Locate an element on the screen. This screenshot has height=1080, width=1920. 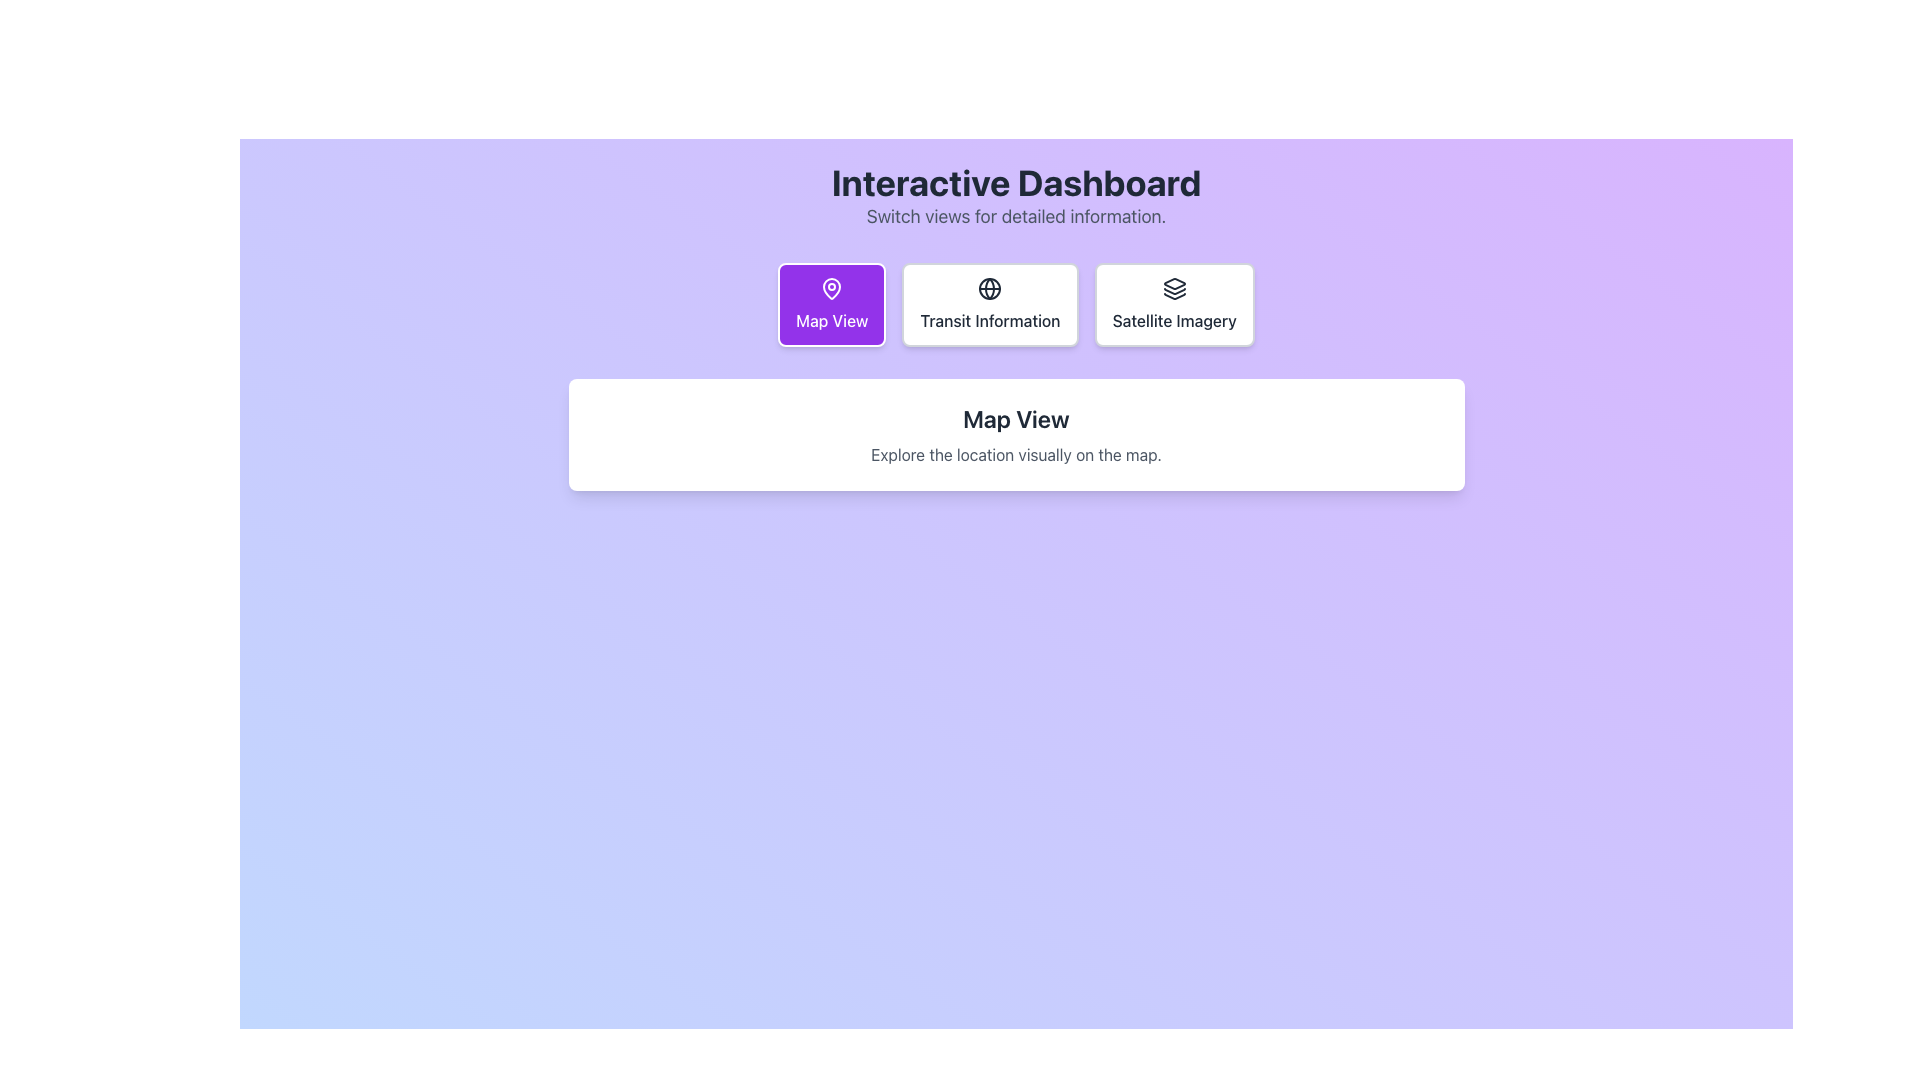
the central button in the middle section of the interface that switches to 'Transit Information' is located at coordinates (990, 304).